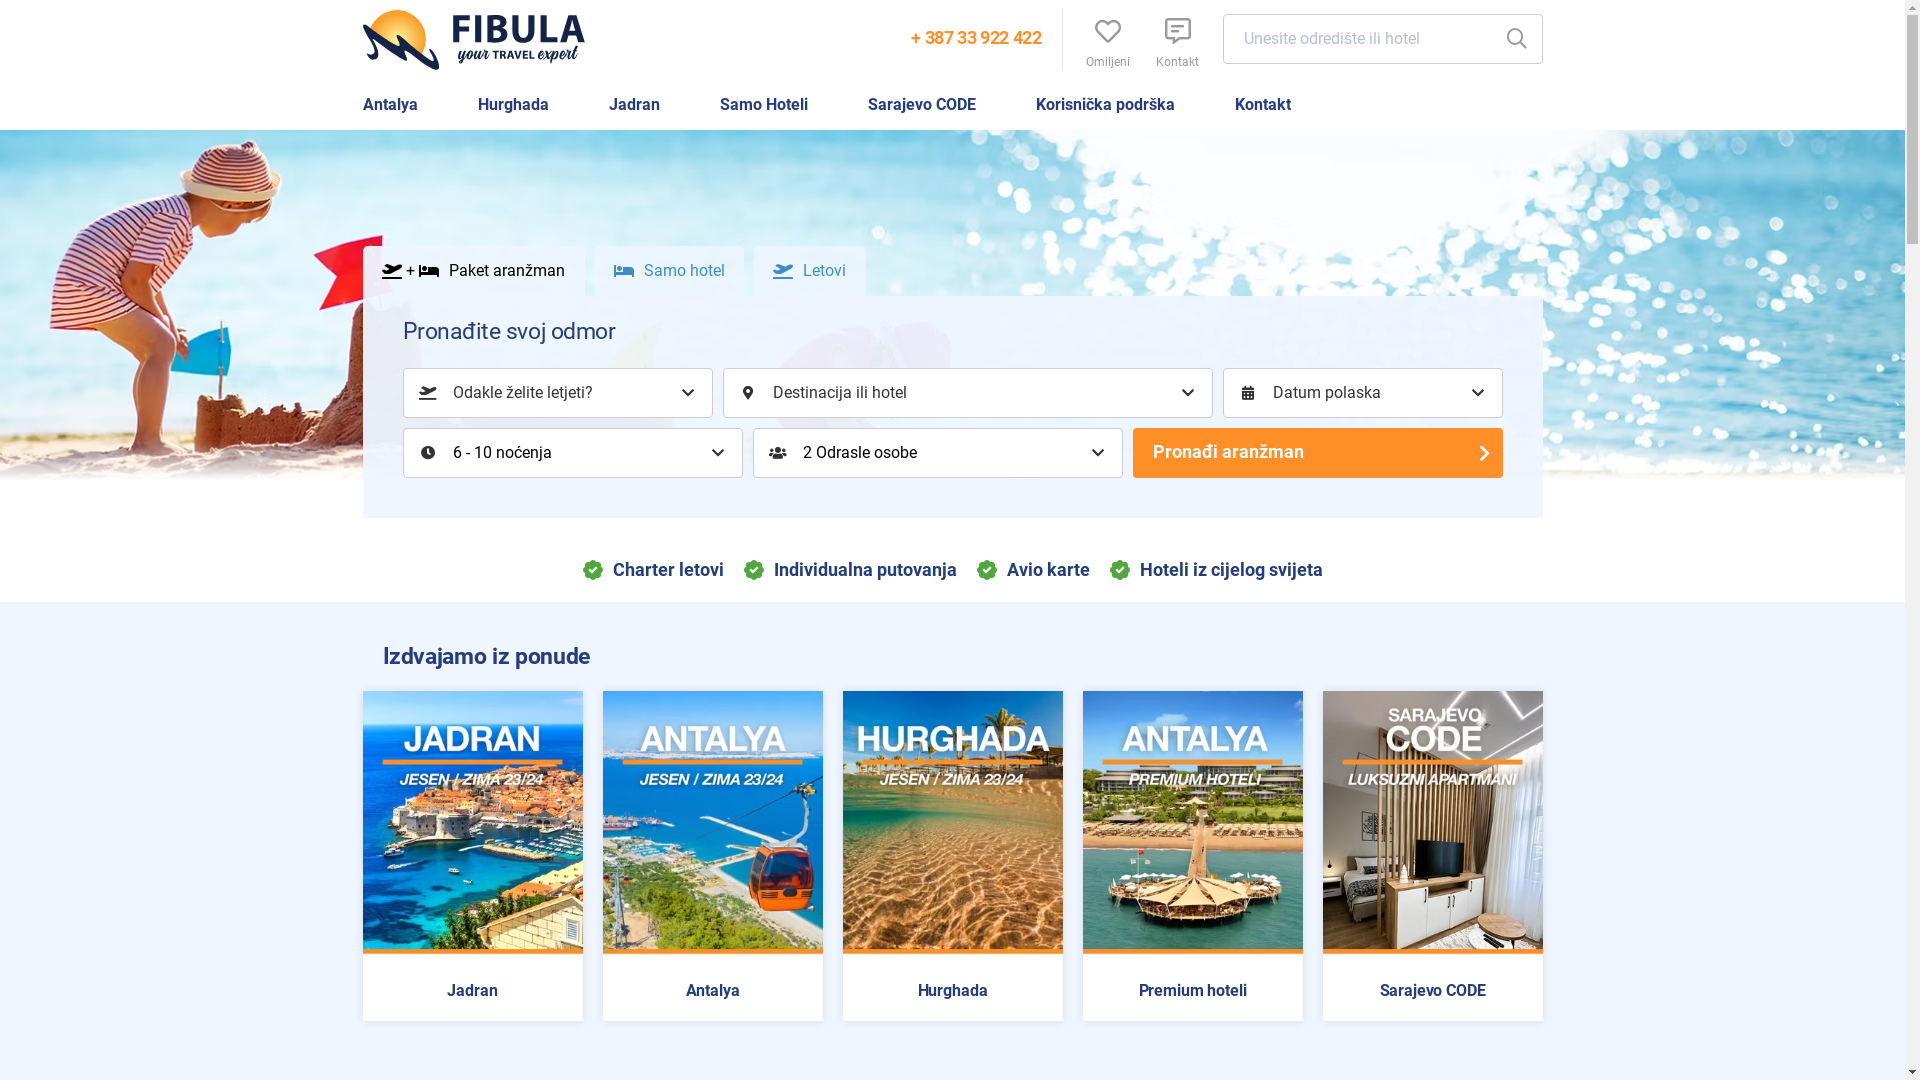 Image resolution: width=1920 pixels, height=1080 pixels. What do you see at coordinates (372, 991) in the screenshot?
I see `'Jadran'` at bounding box center [372, 991].